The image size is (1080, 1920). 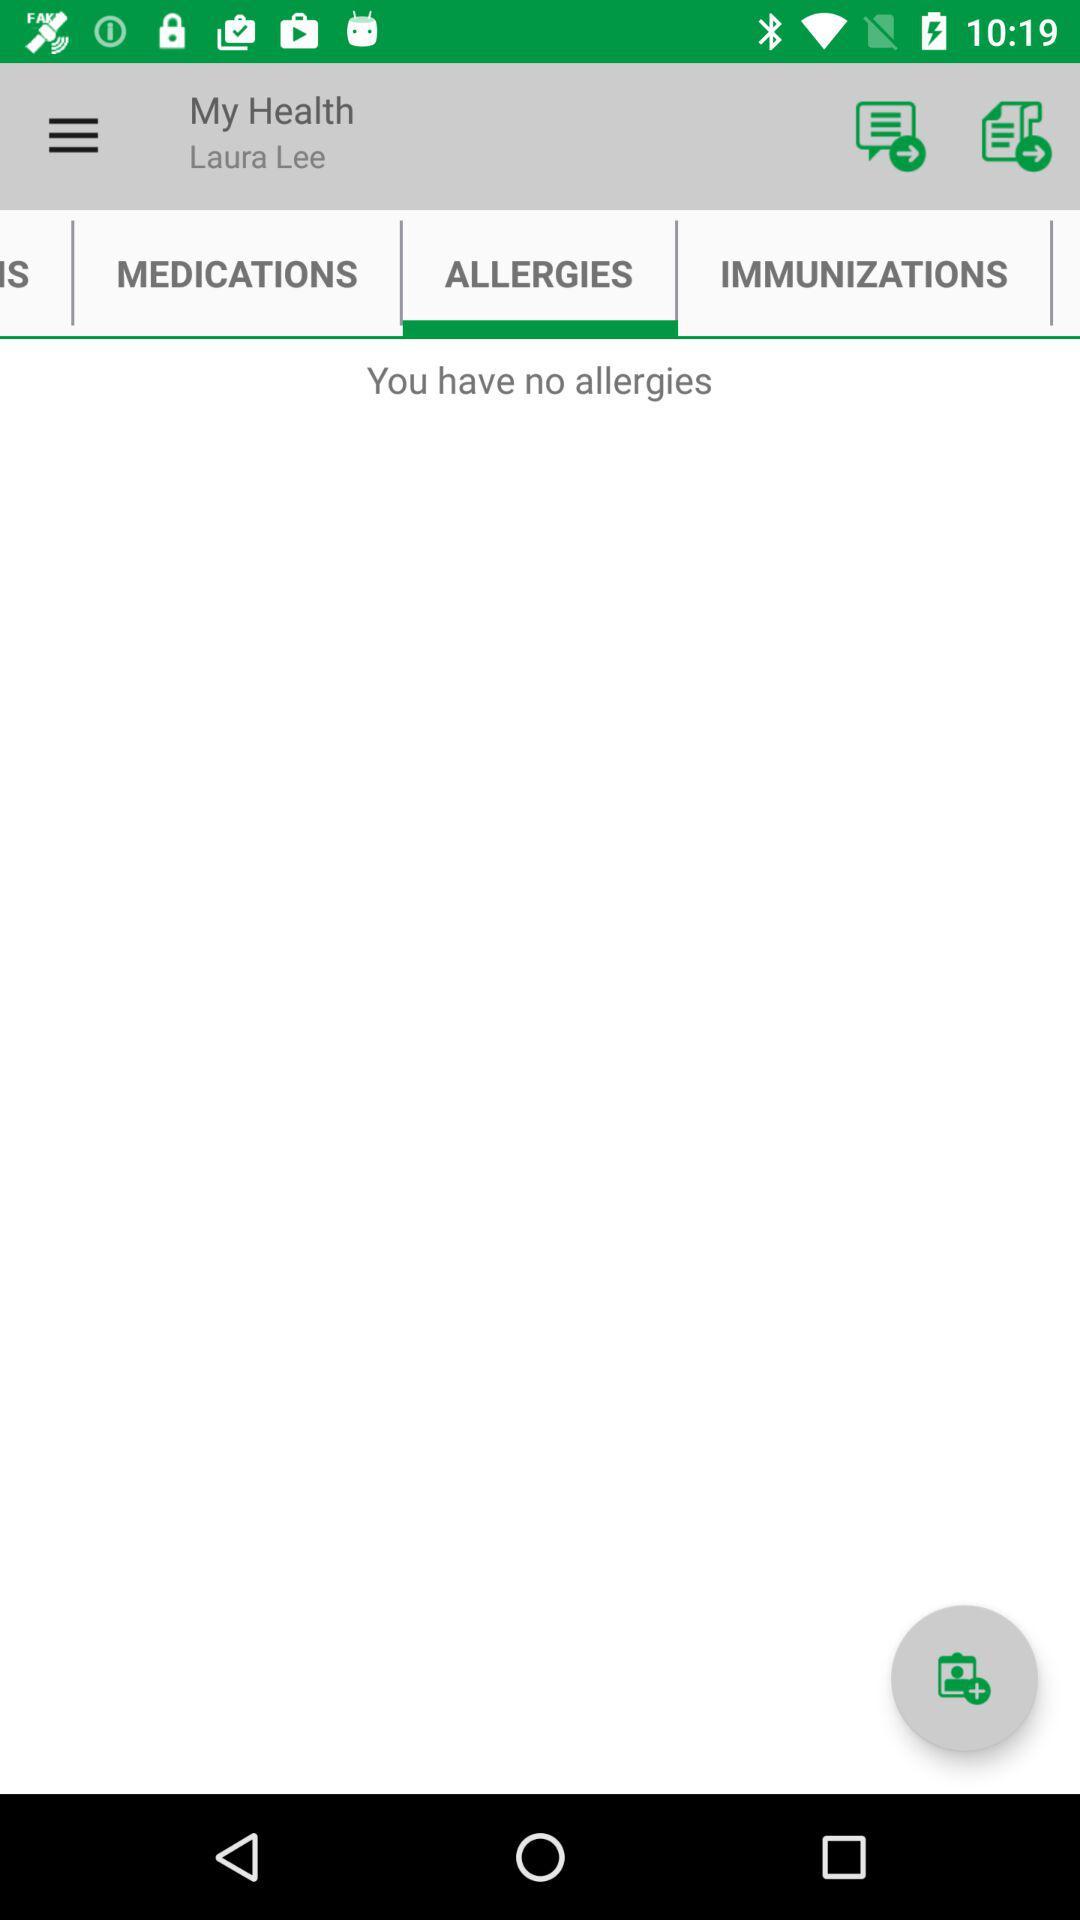 What do you see at coordinates (890, 135) in the screenshot?
I see `item next to my health icon` at bounding box center [890, 135].